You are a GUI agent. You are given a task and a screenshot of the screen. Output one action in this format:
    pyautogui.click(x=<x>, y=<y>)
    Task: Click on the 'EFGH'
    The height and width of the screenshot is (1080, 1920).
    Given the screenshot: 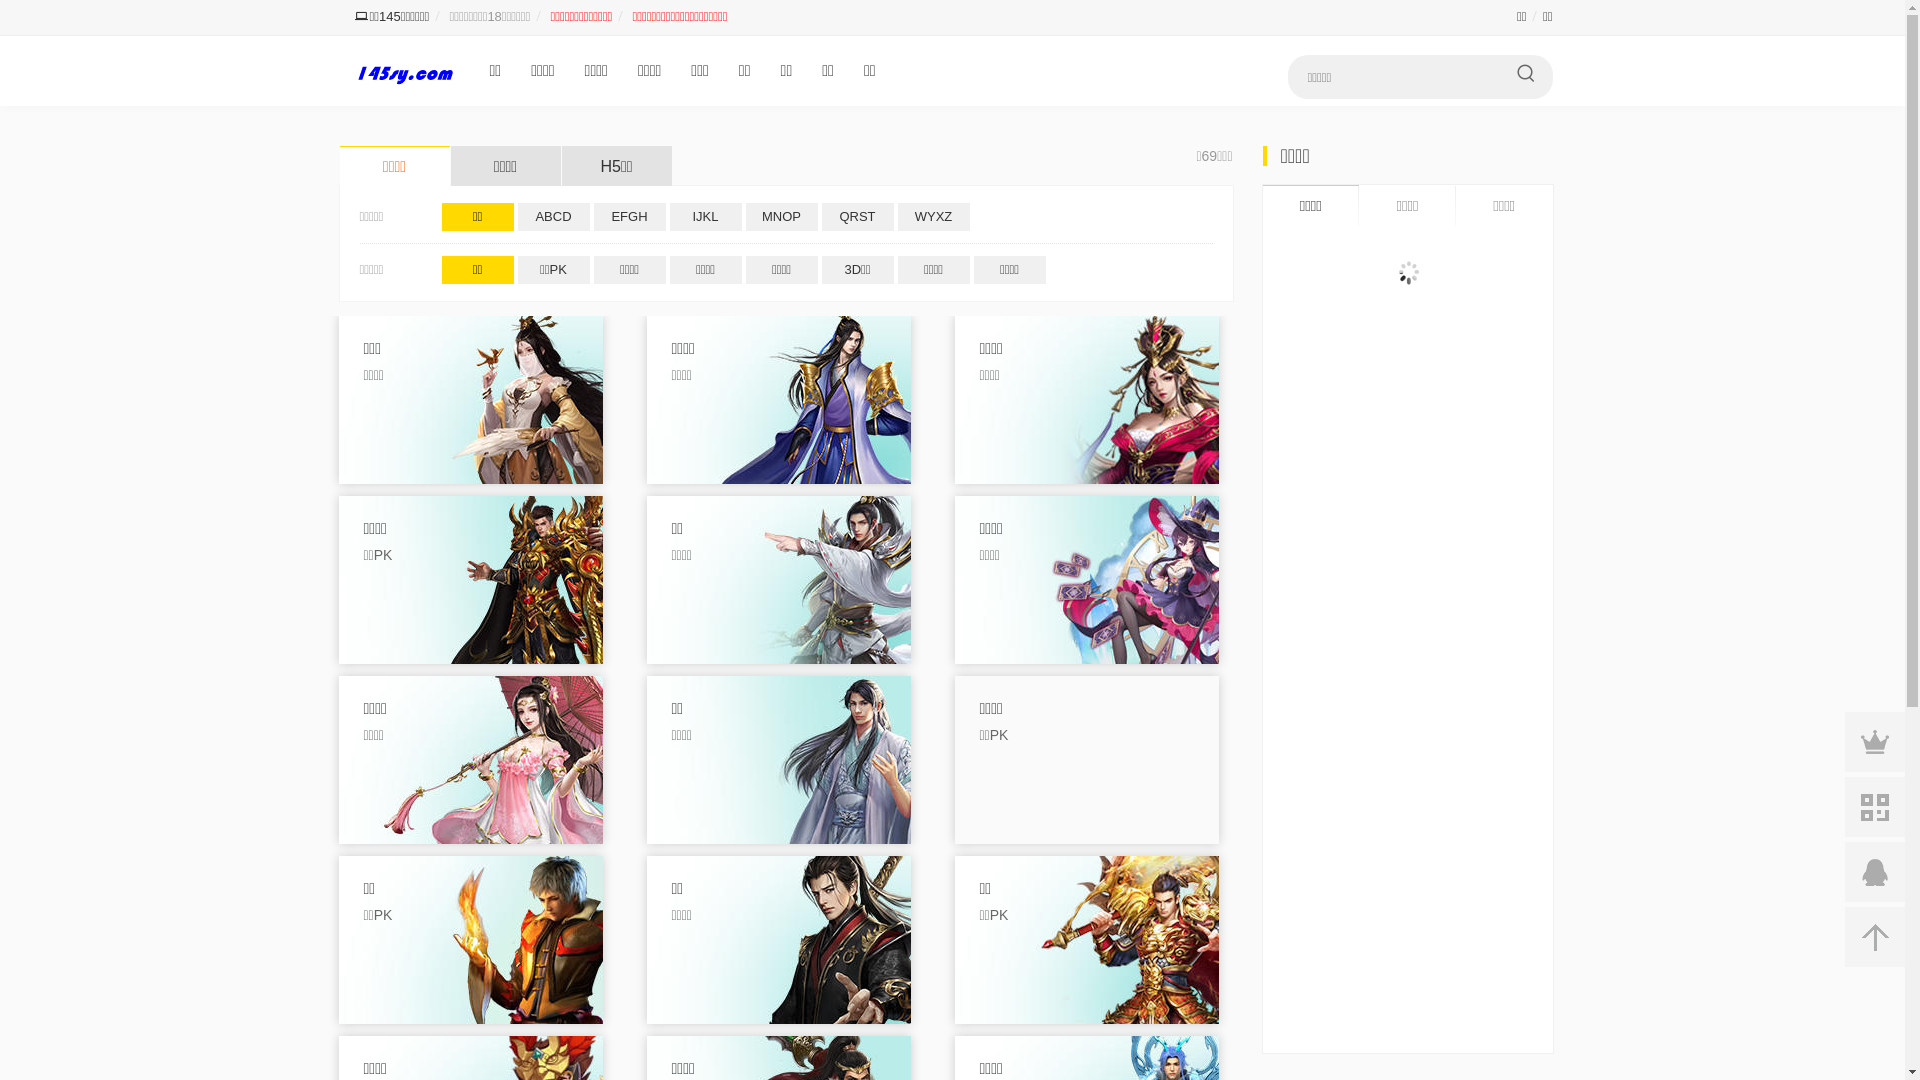 What is the action you would take?
    pyautogui.click(x=593, y=216)
    